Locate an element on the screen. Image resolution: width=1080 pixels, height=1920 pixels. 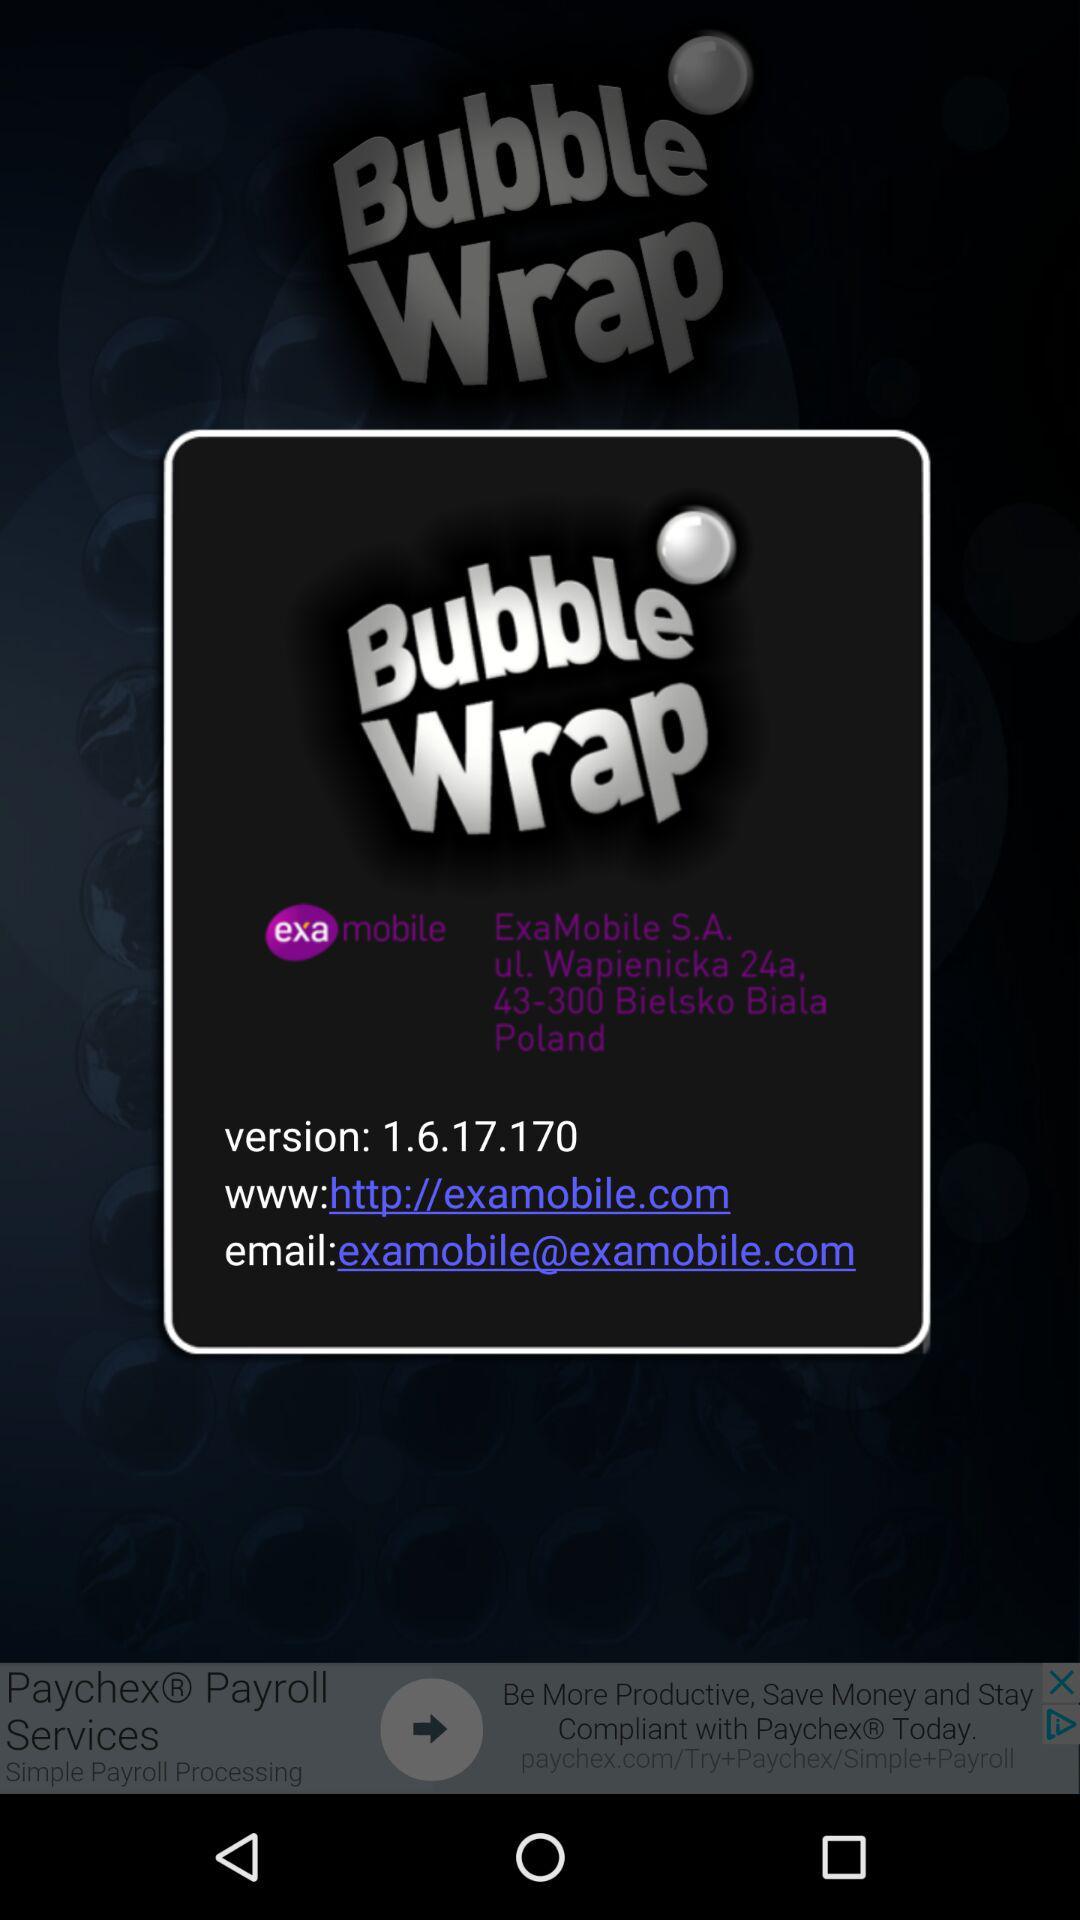
item above the email examobile examobile is located at coordinates (464, 1191).